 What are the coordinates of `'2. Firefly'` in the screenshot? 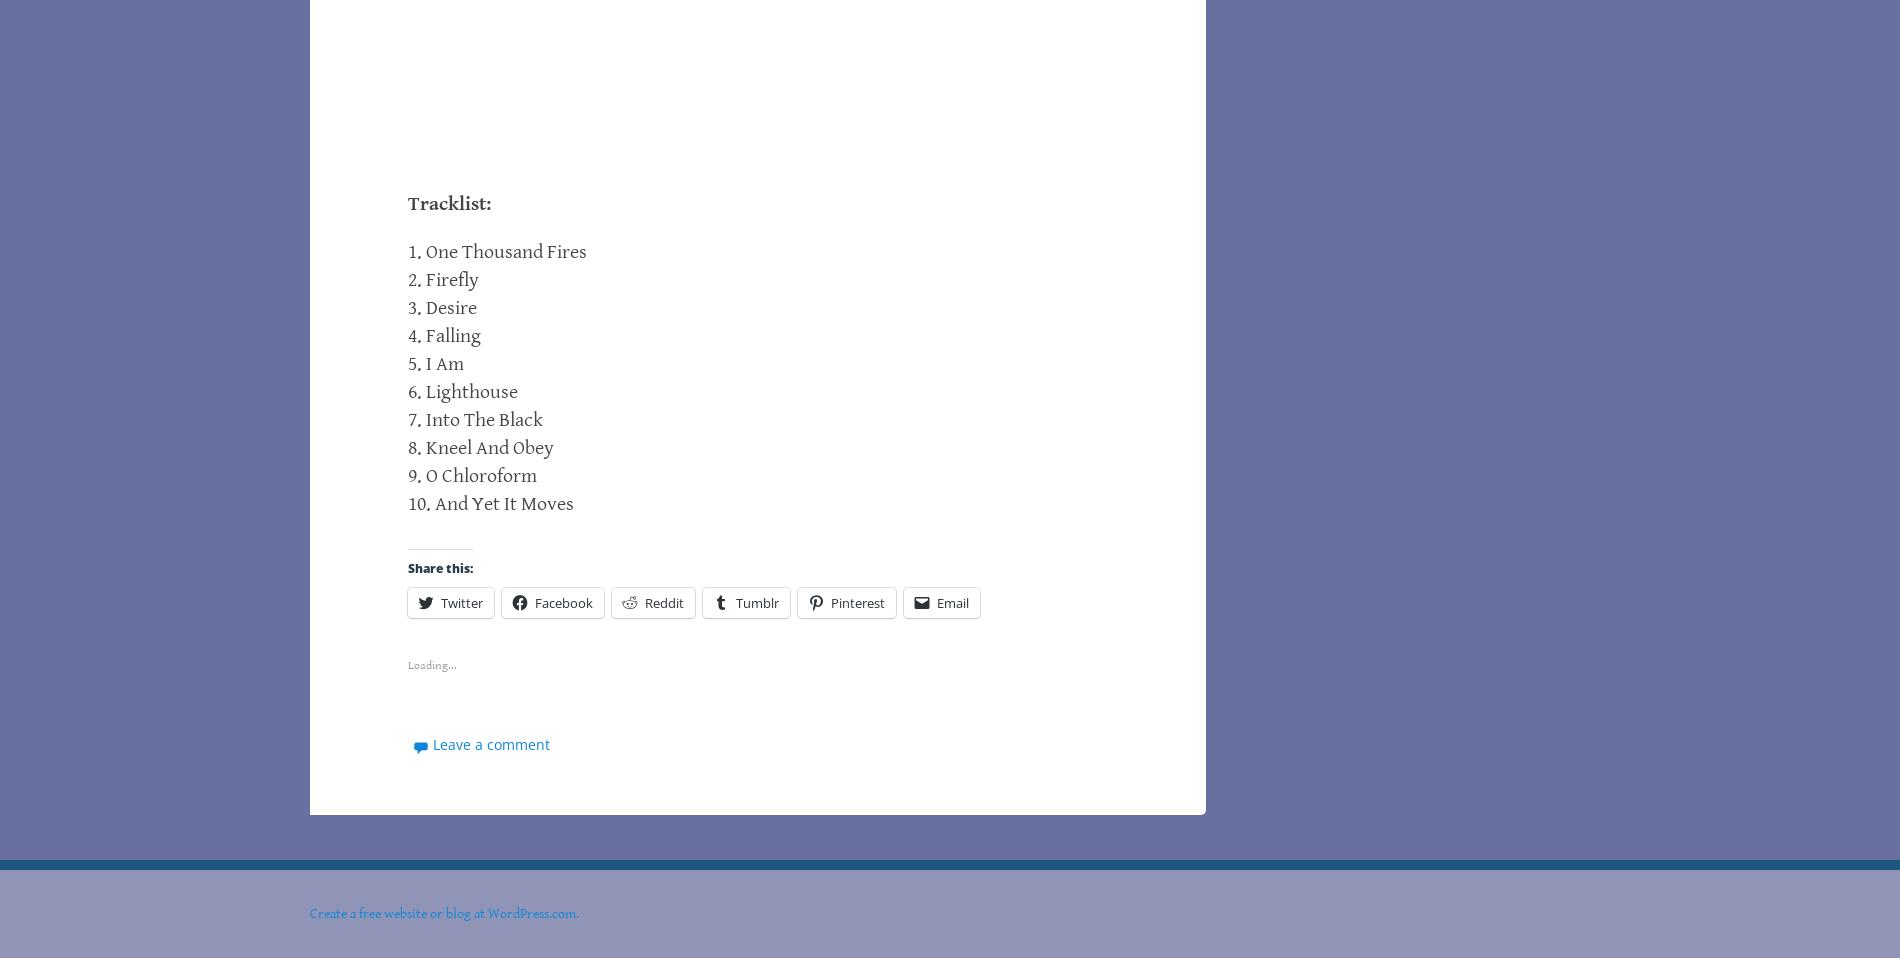 It's located at (442, 280).